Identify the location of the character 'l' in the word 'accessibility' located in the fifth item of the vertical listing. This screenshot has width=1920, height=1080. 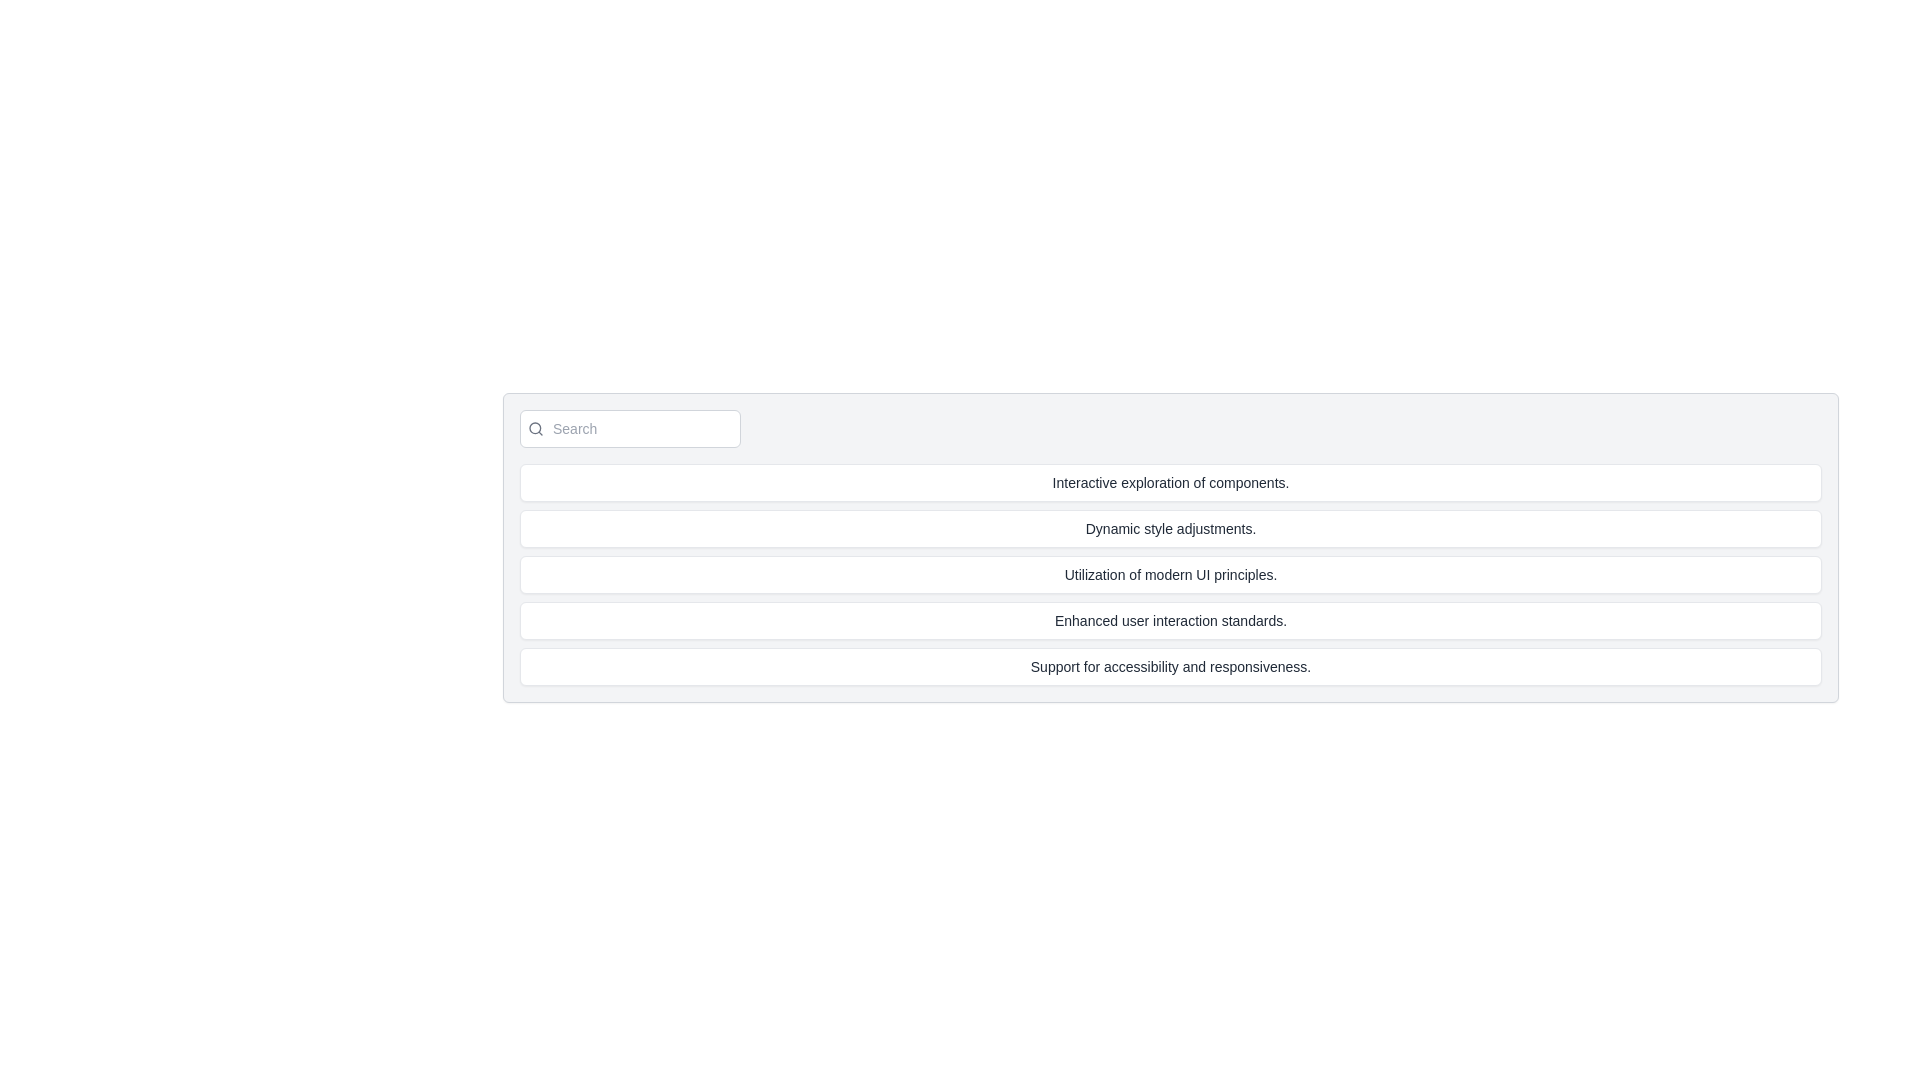
(1163, 667).